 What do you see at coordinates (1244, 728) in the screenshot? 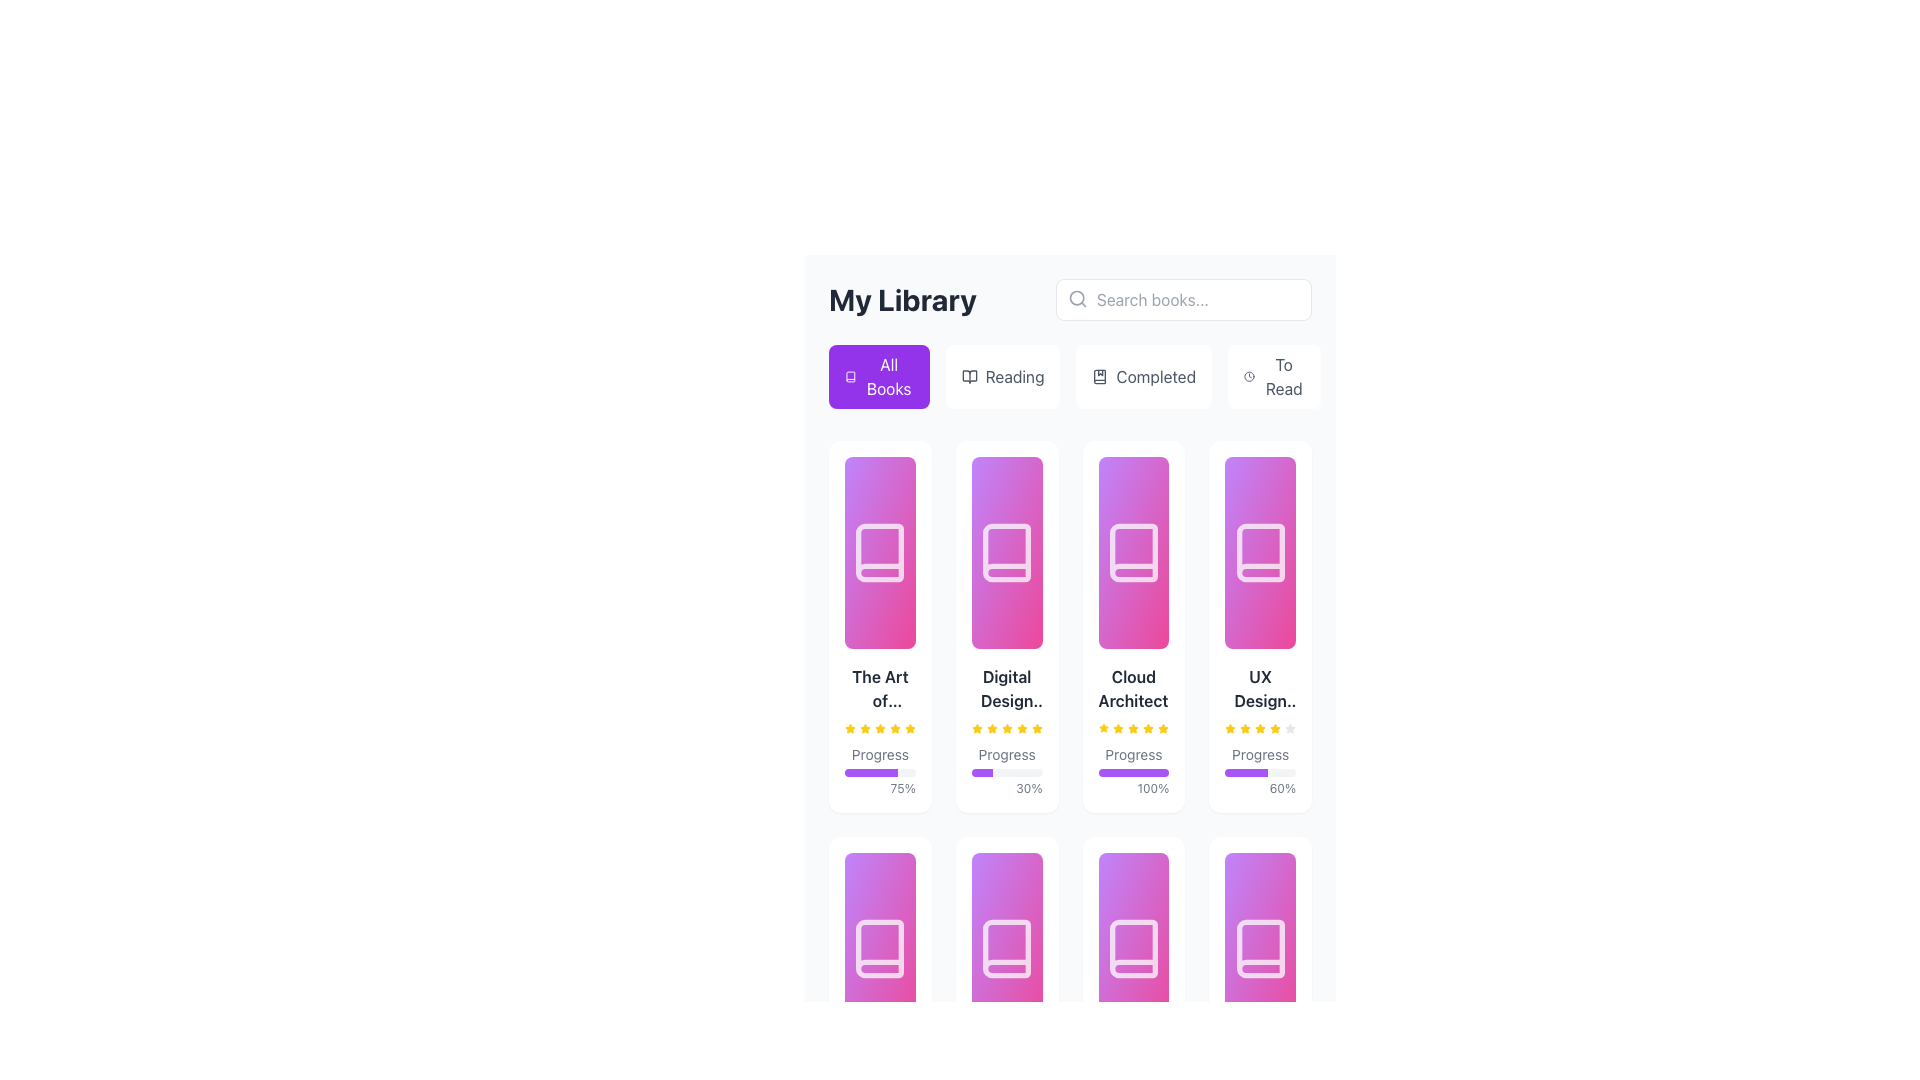
I see `the fourth star icon in the rating widget for the 'UX Design' book` at bounding box center [1244, 728].